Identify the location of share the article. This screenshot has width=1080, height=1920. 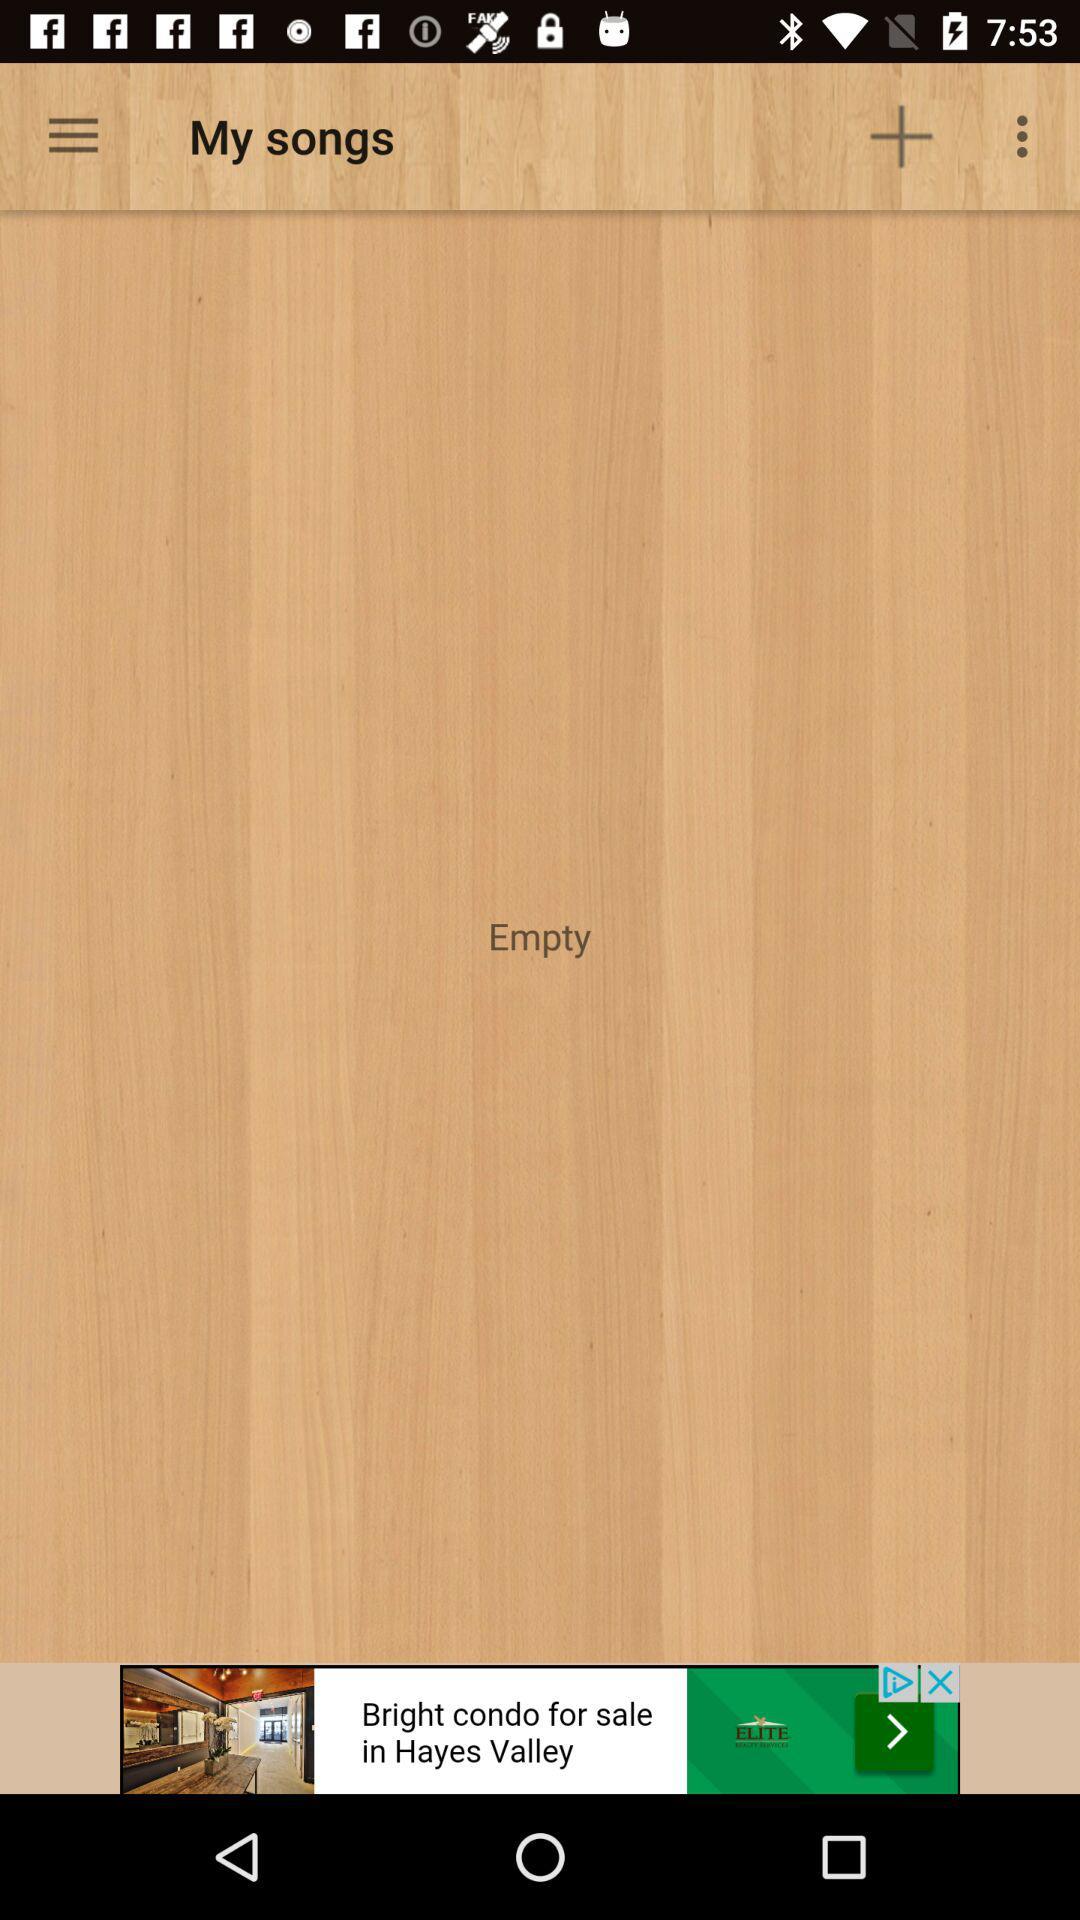
(540, 1727).